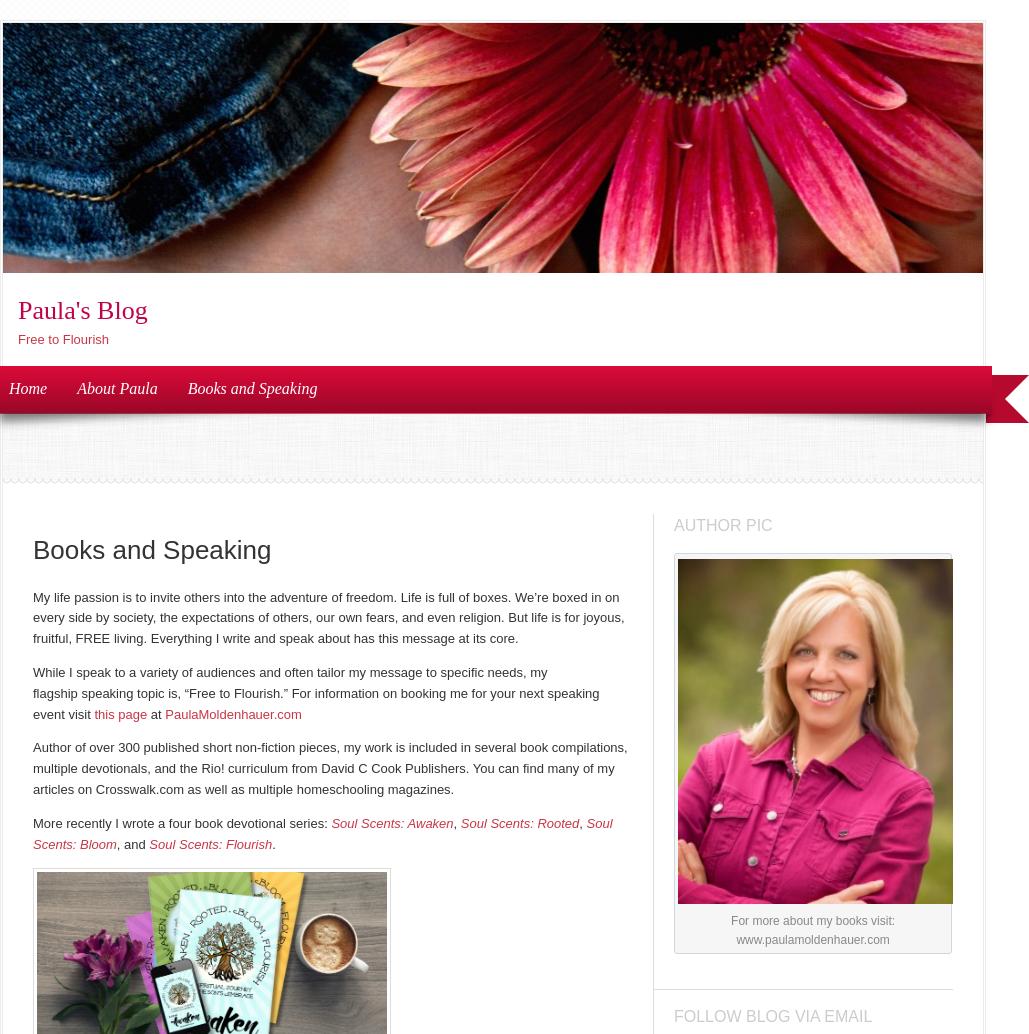 This screenshot has height=1034, width=1029. What do you see at coordinates (328, 617) in the screenshot?
I see `'My life passion is to invite others into the adventure of freedom. Life is full of boxes. We’re boxed in on every side by society, the expectations of others, our own fears, and even religion. But life is for joyous, fruitful, FREE living. Everything I write and speak about has this message at its core.'` at bounding box center [328, 617].